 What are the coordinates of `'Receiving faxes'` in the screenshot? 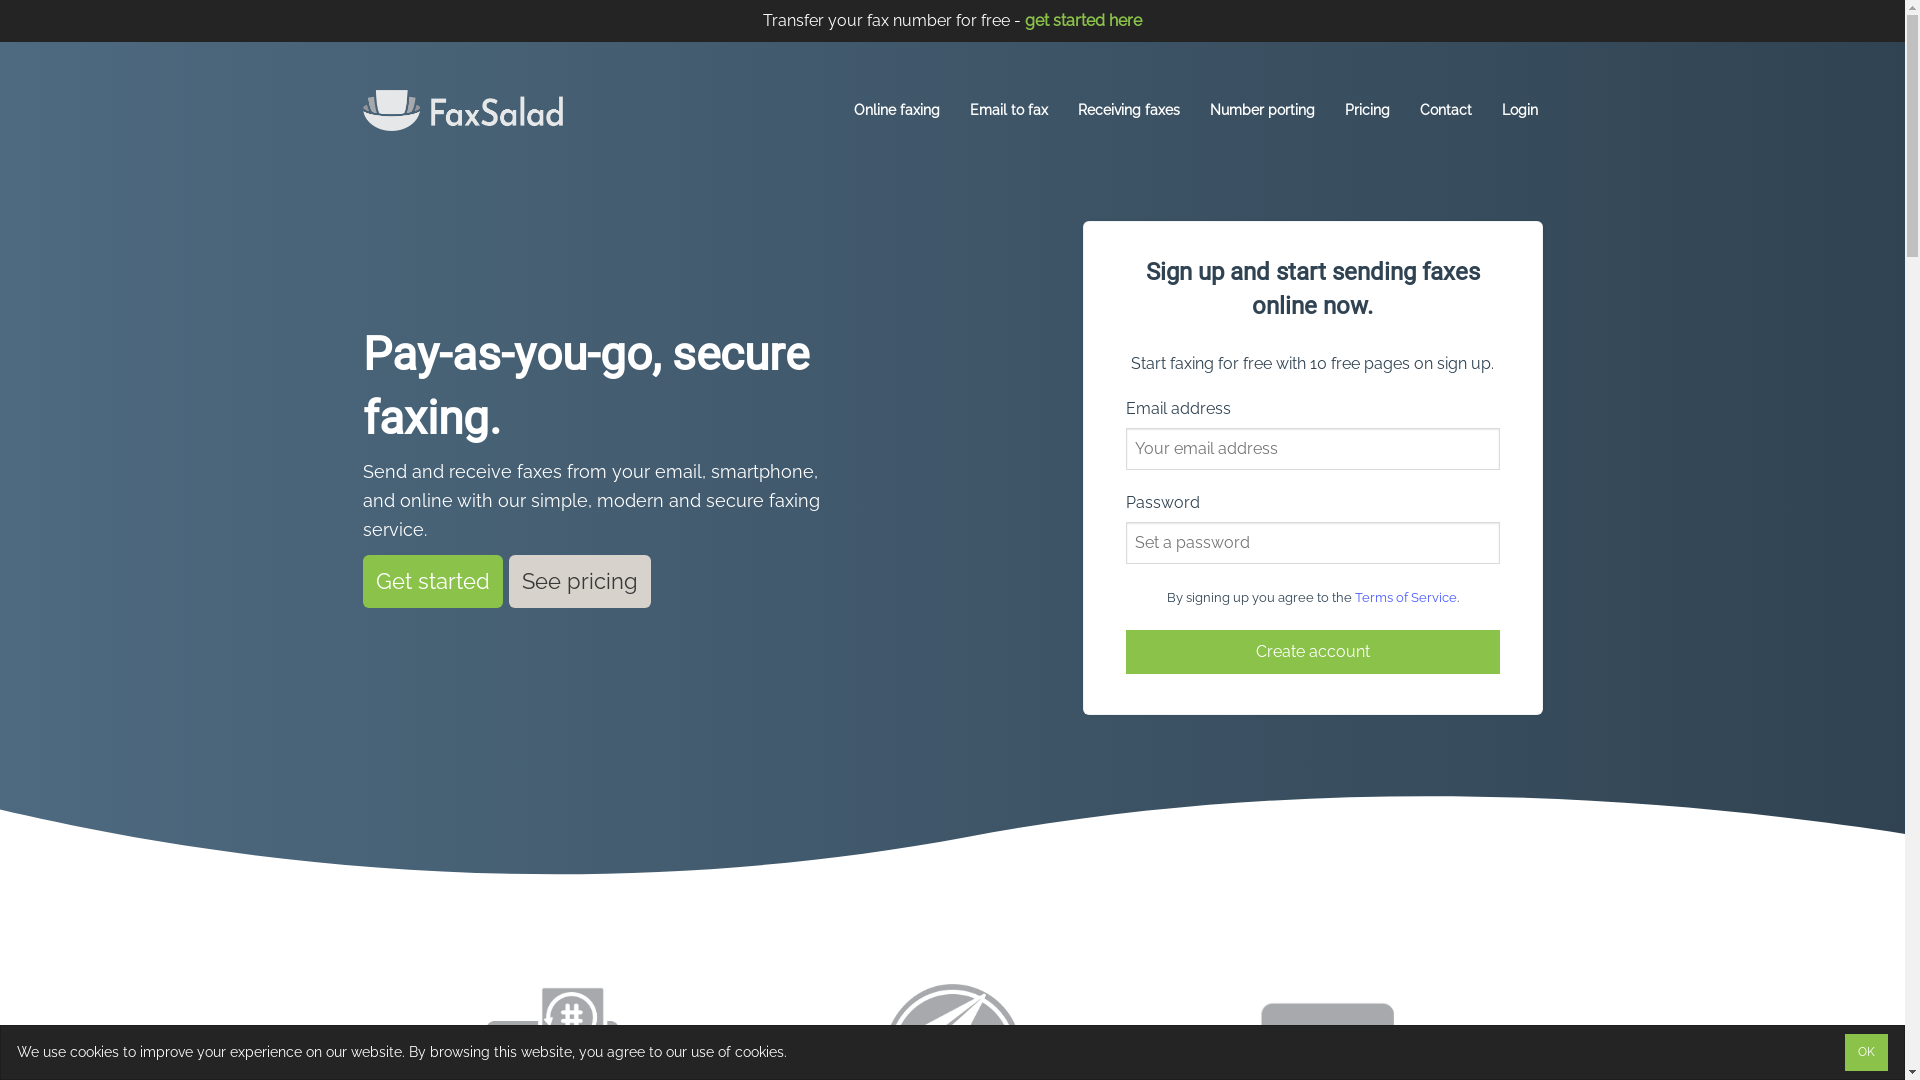 It's located at (1128, 110).